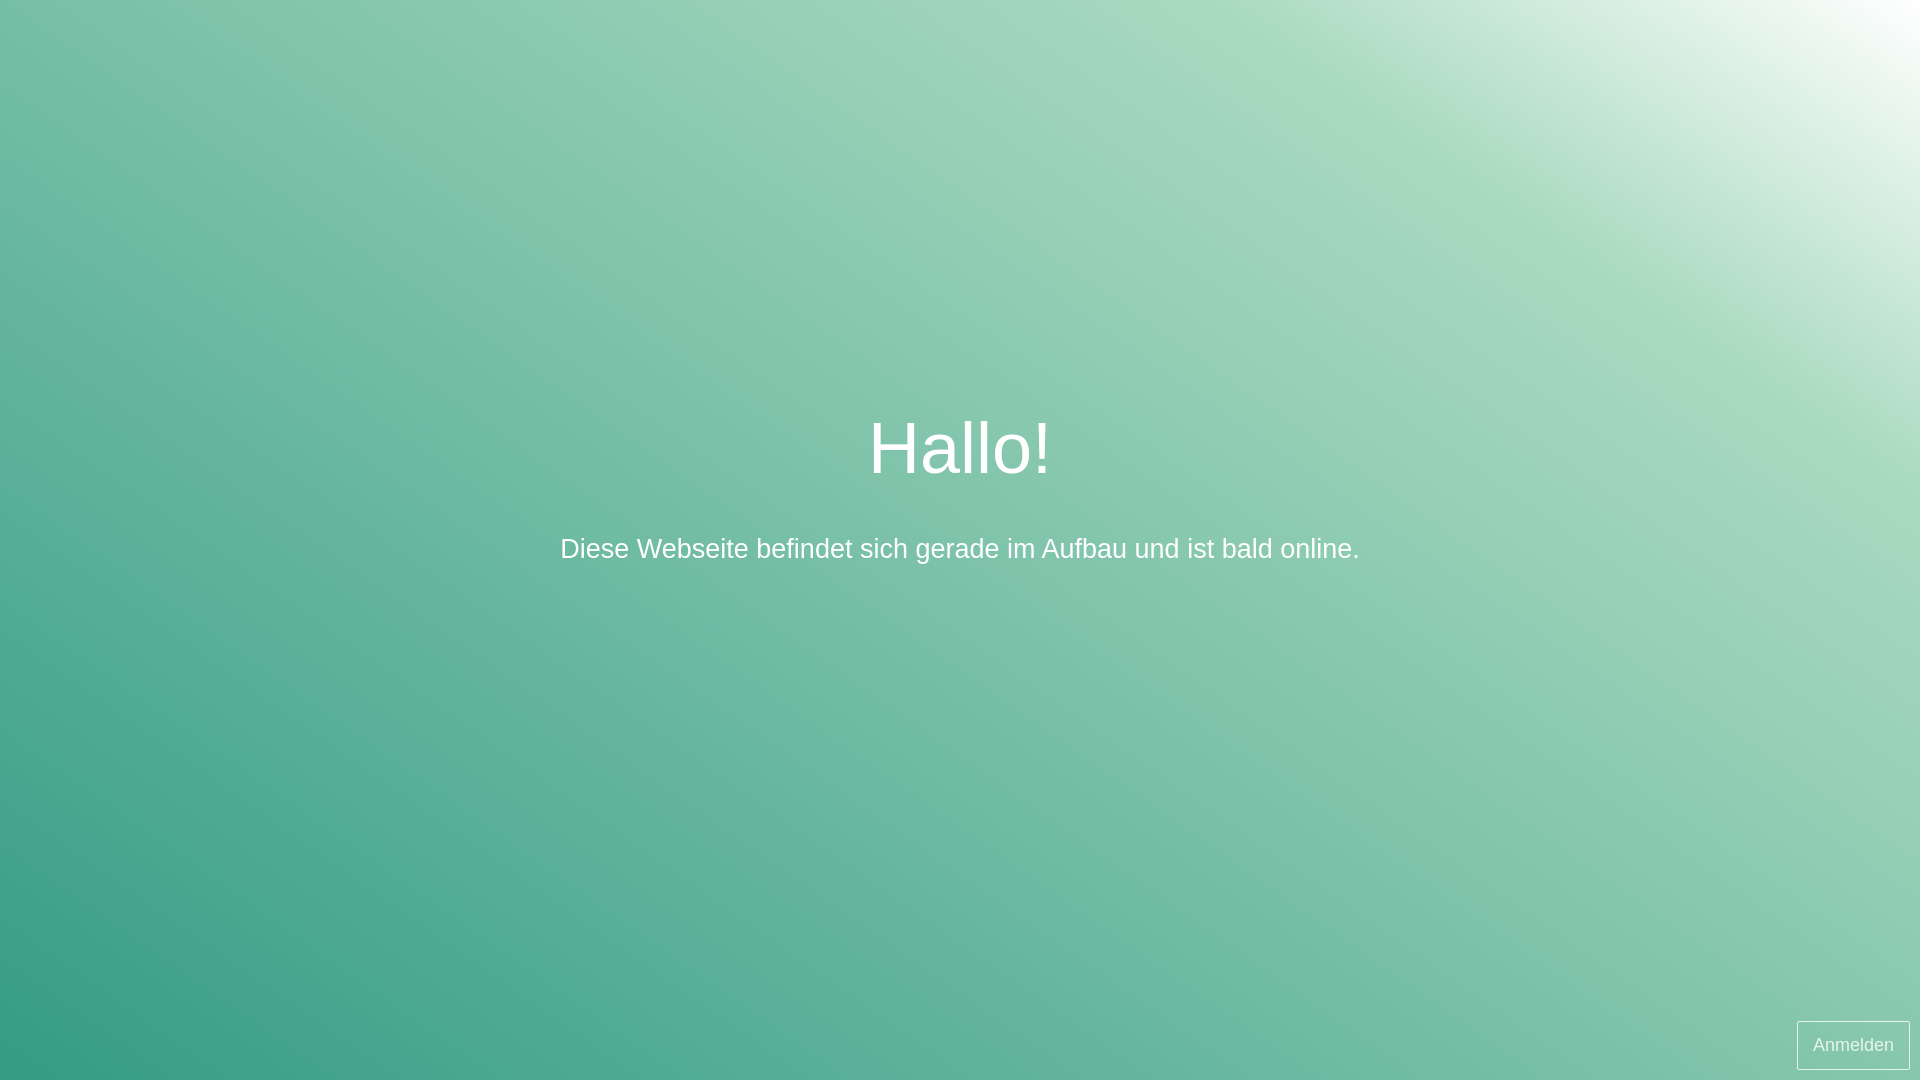 The image size is (1920, 1080). I want to click on 'Anmelden', so click(1796, 1044).